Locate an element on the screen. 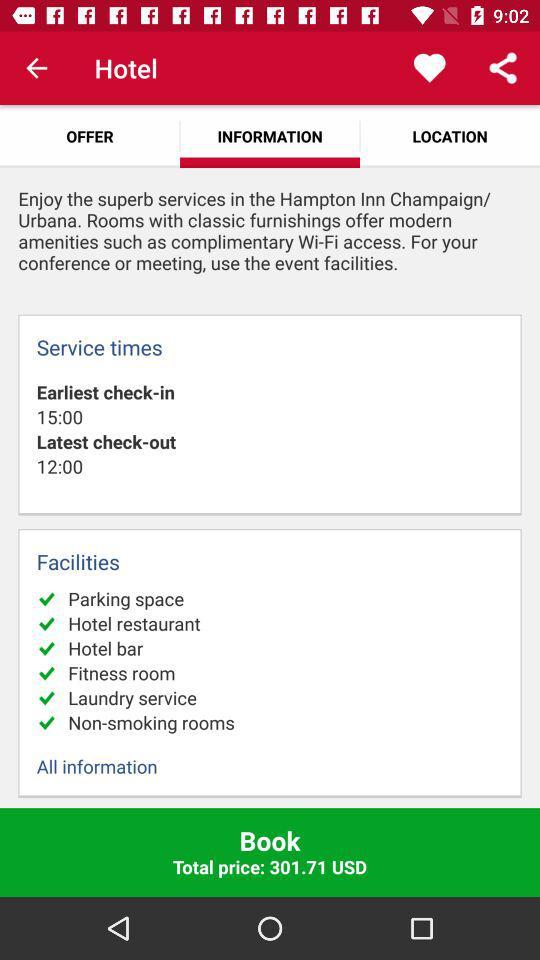 The width and height of the screenshot is (540, 960). the item next to the information app is located at coordinates (428, 68).